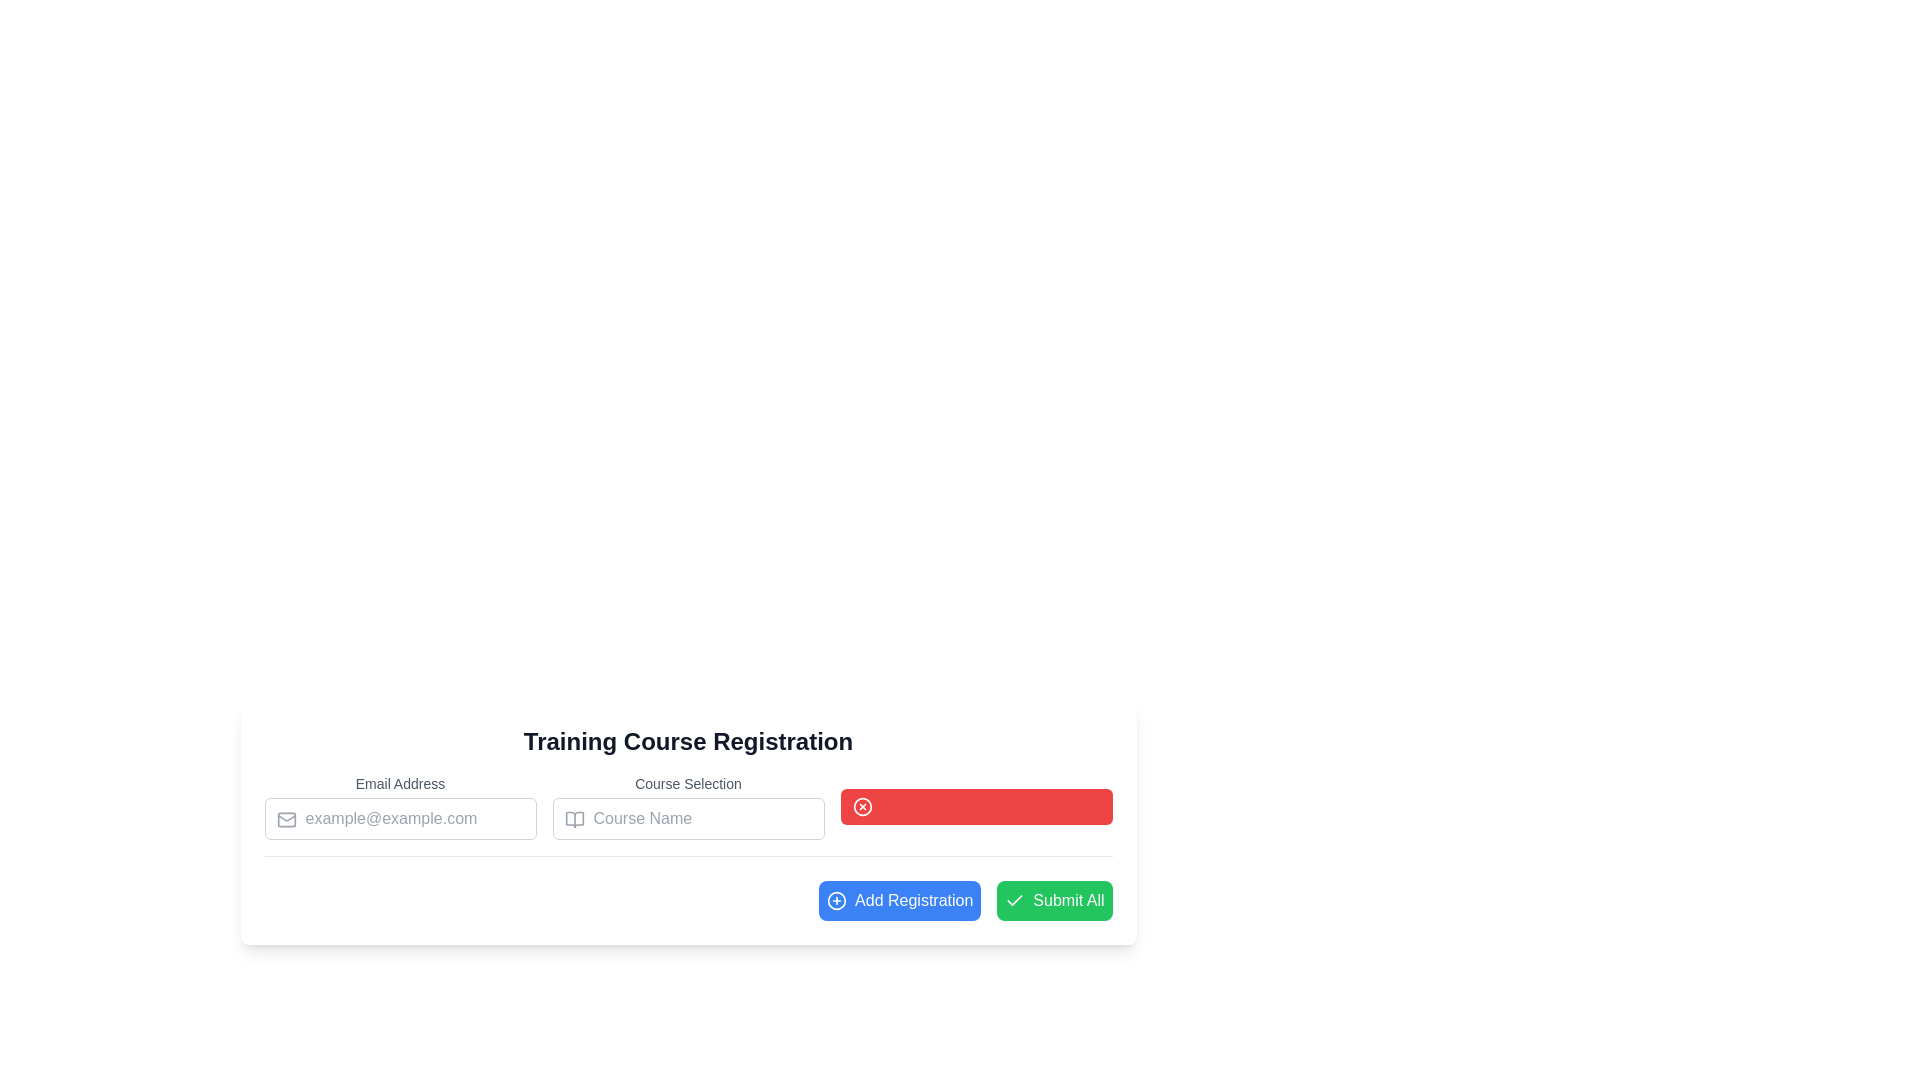 This screenshot has width=1920, height=1080. Describe the element at coordinates (285, 820) in the screenshot. I see `the Decorative icon located inside the email input field, which serves as a visual representation for the email address input` at that location.